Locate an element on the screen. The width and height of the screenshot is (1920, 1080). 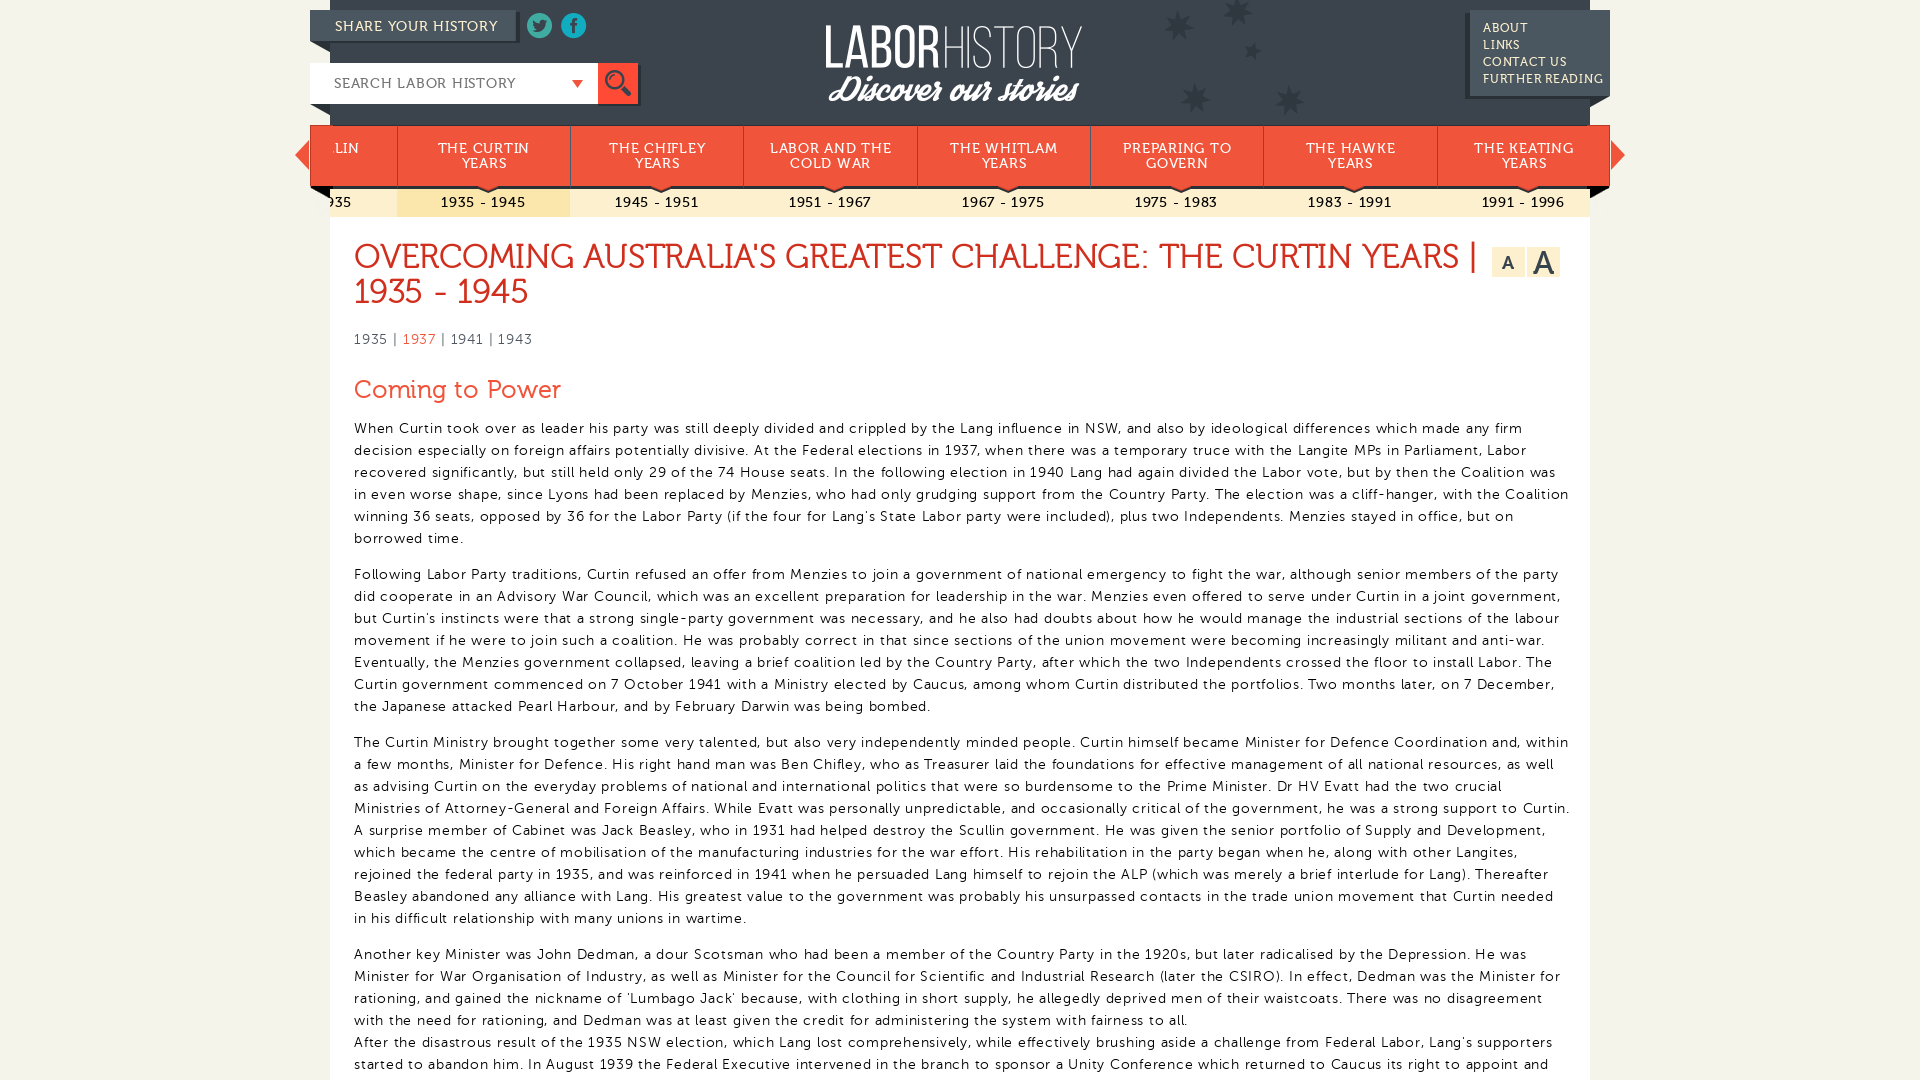
'1935' is located at coordinates (370, 338).